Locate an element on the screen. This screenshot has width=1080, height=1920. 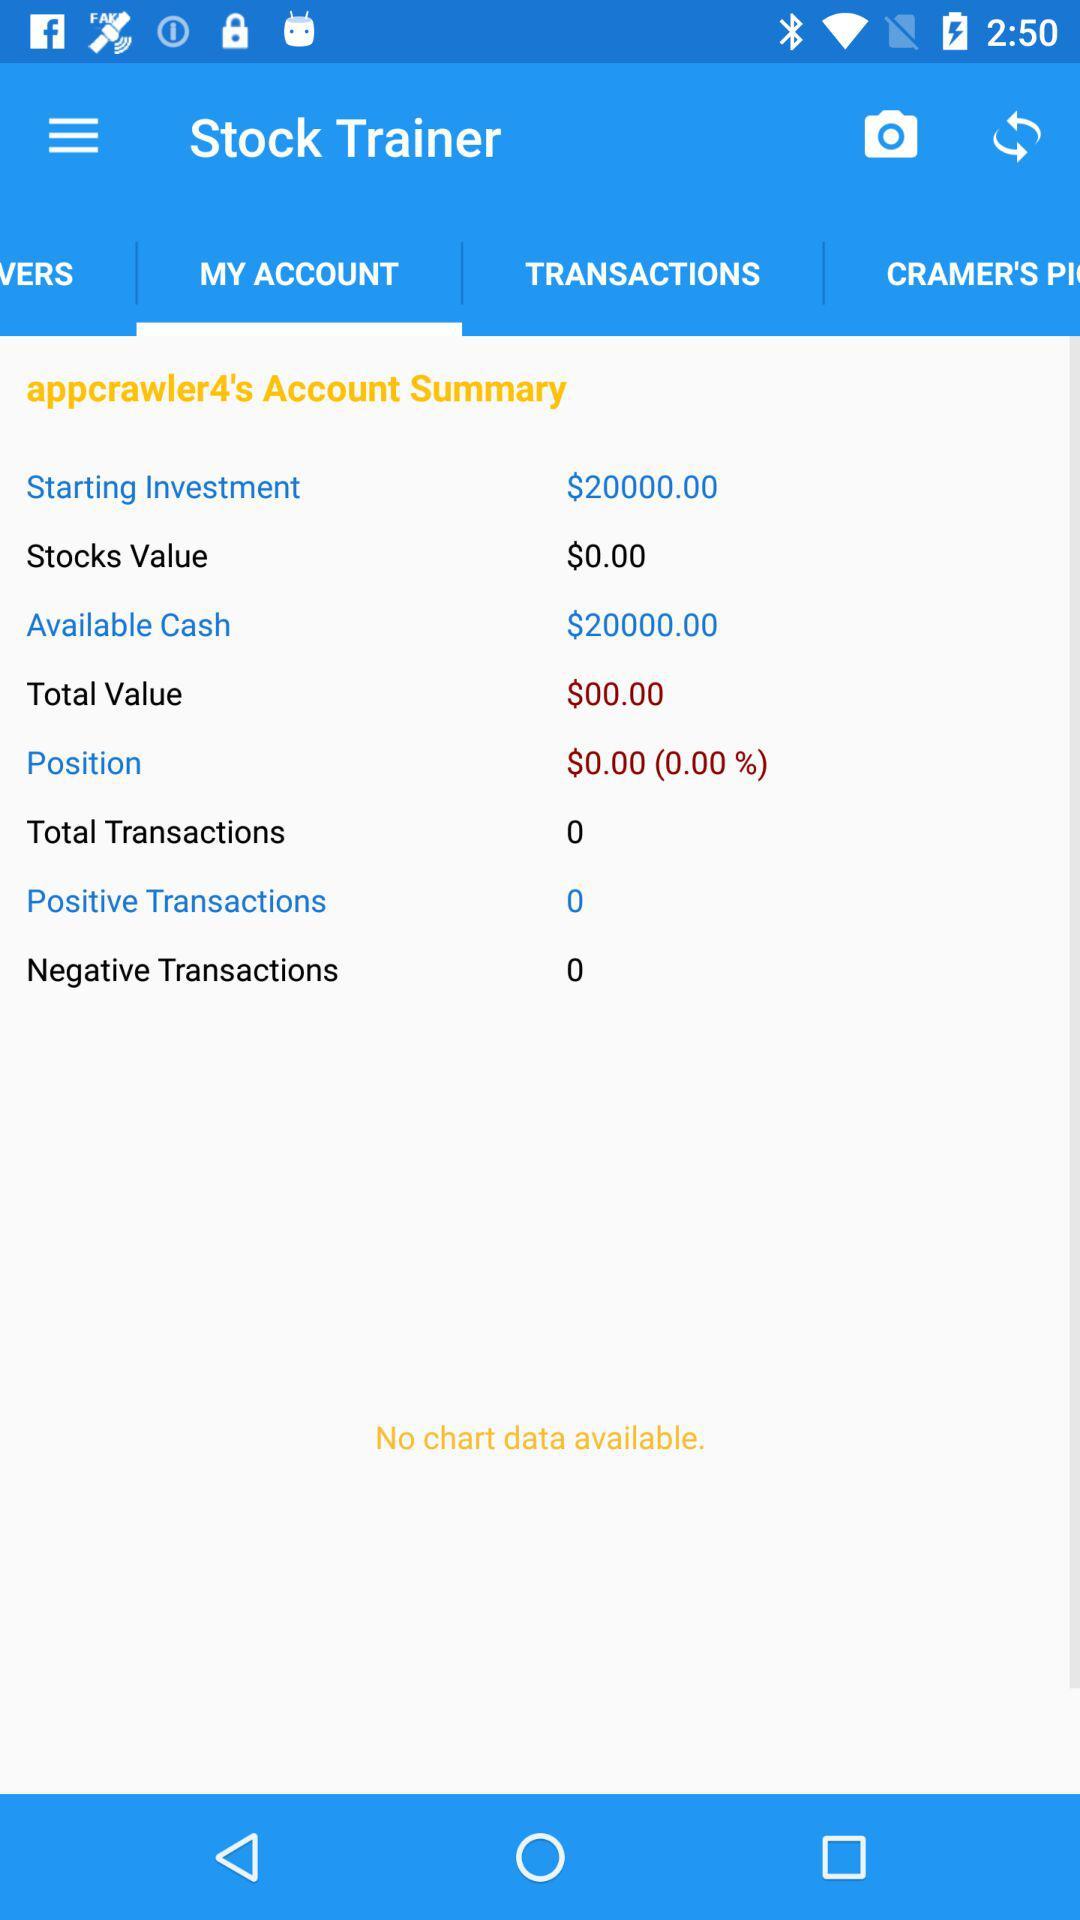
icon above appcrawler4 s account icon is located at coordinates (950, 272).